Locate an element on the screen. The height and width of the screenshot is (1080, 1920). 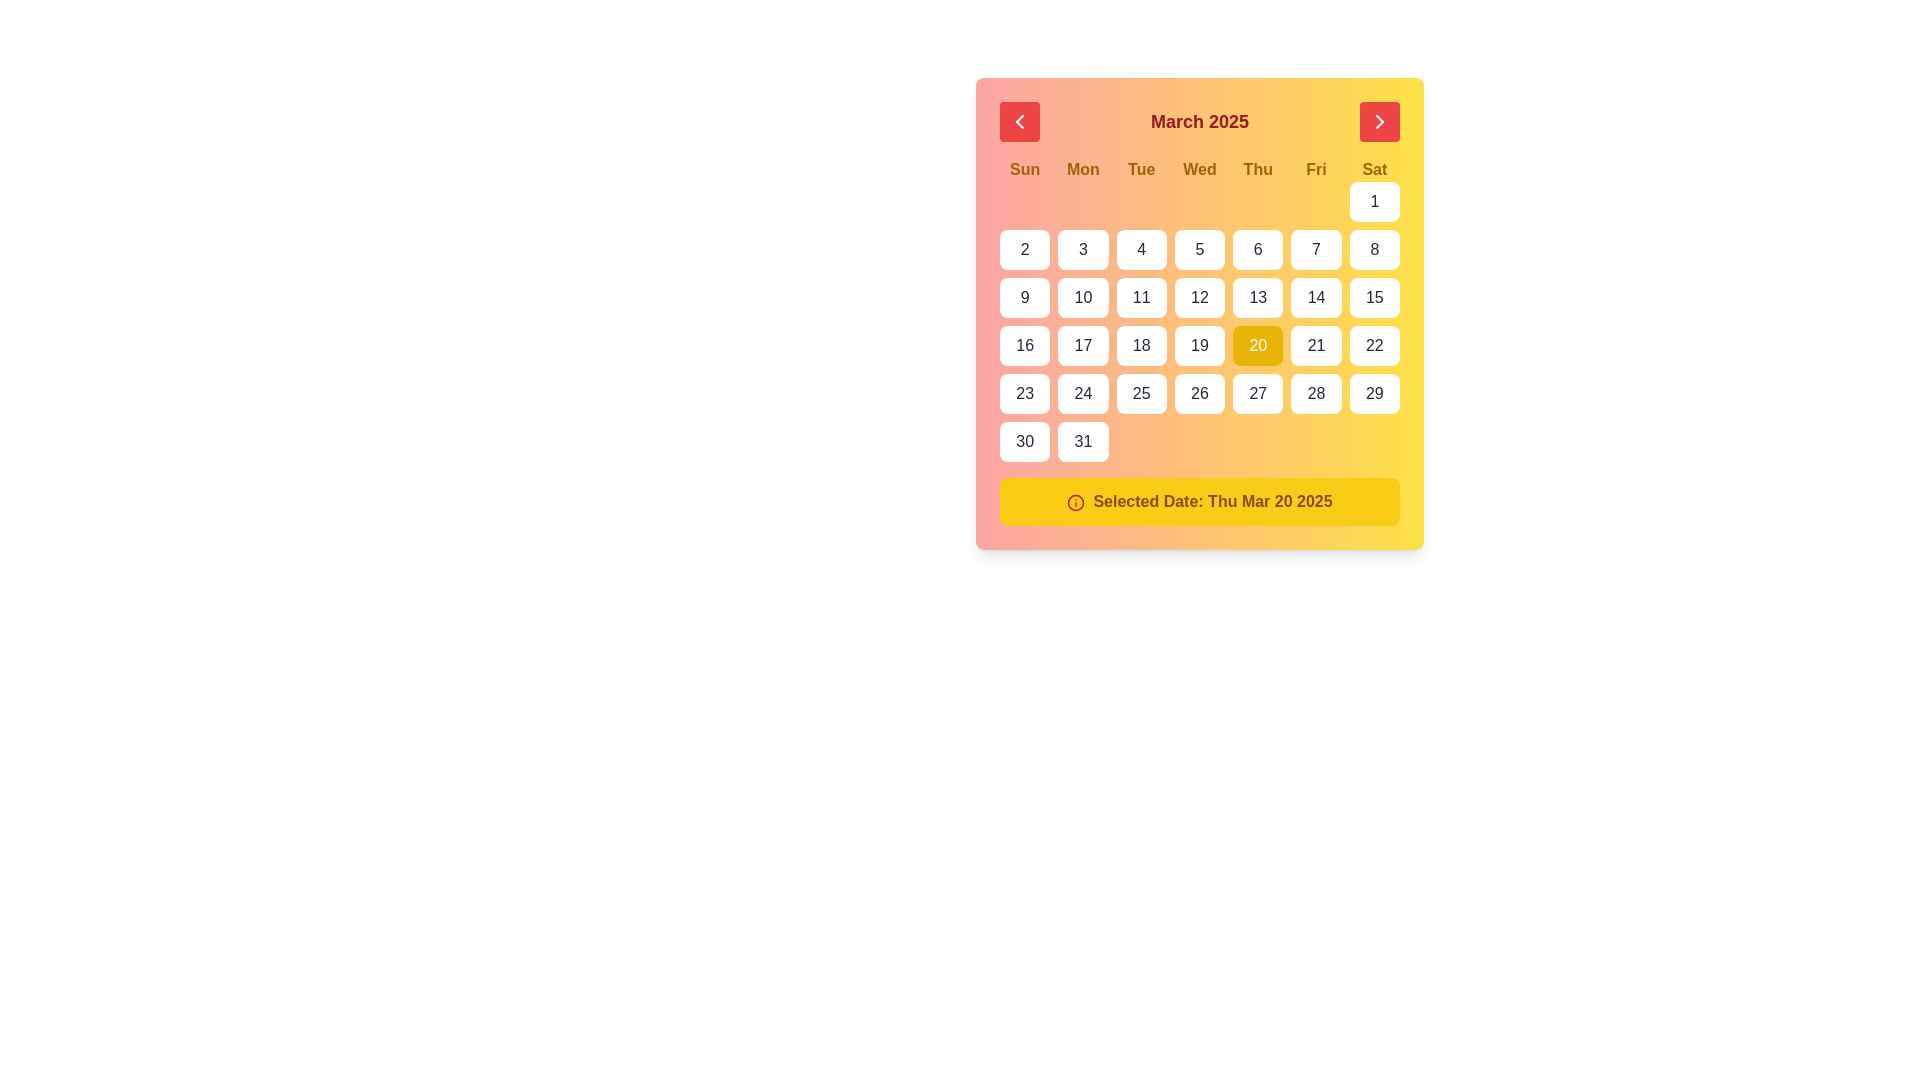
the left-facing chevron icon button, which is a white arrow inside a red circular button, located is located at coordinates (1019, 122).